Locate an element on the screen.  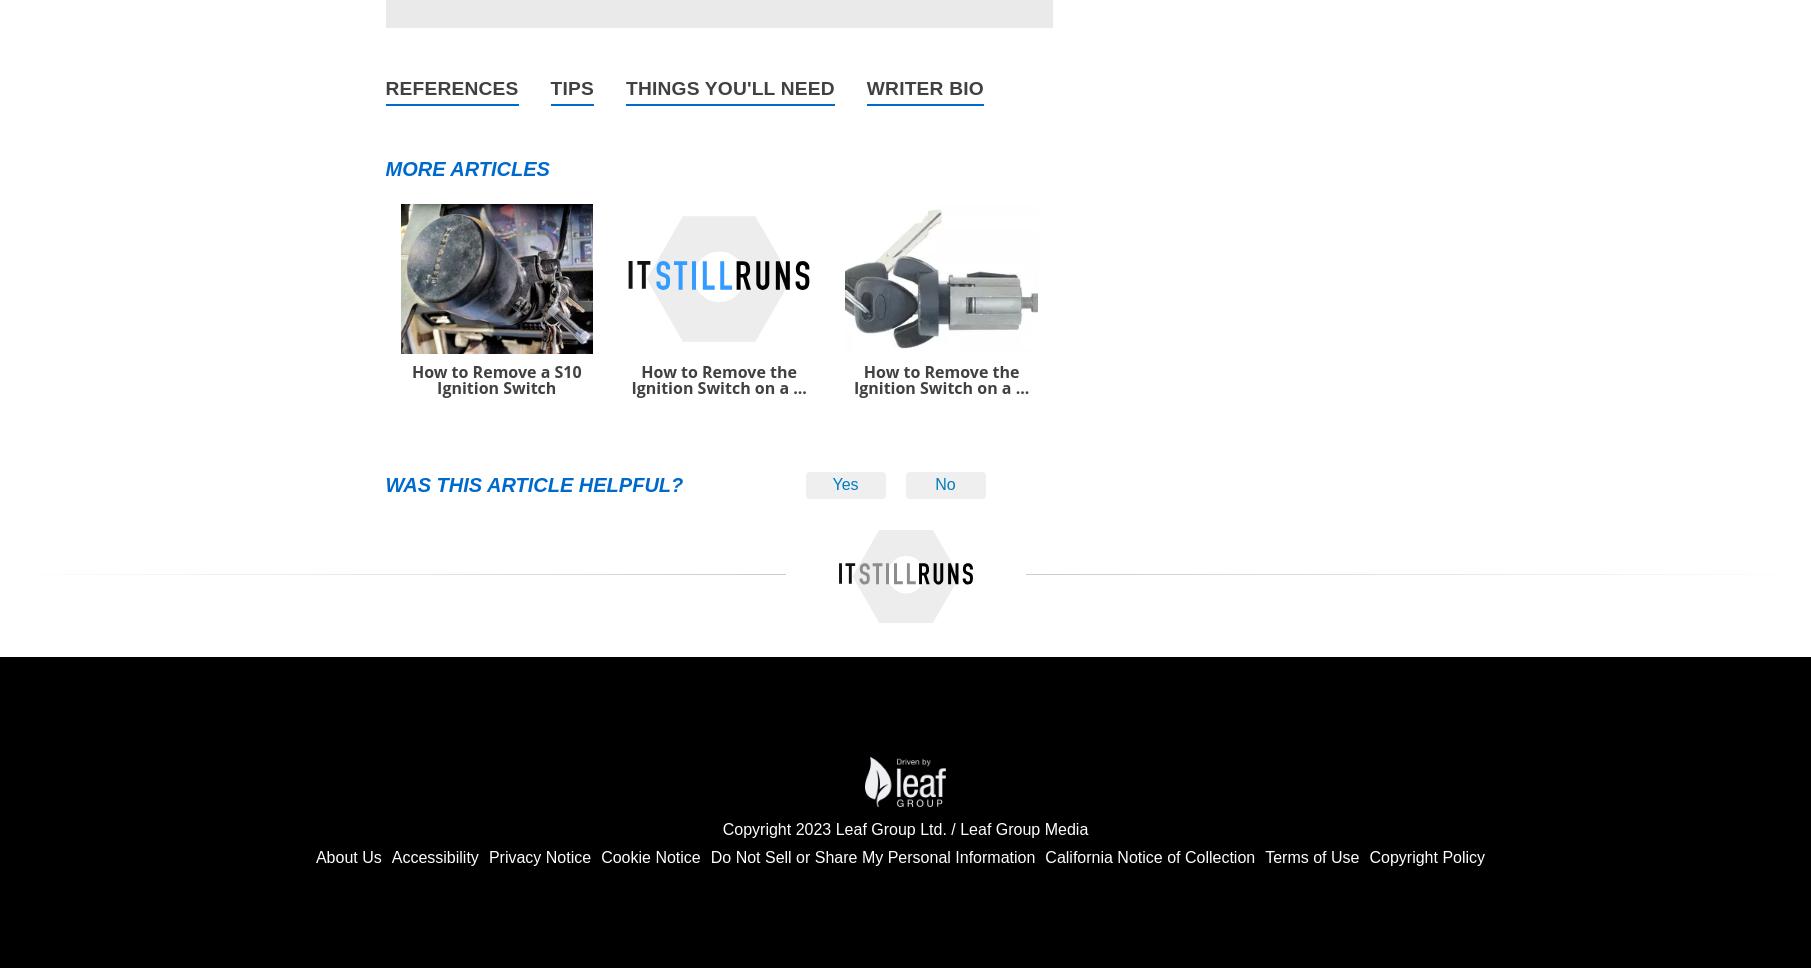
'About Us' is located at coordinates (313, 856).